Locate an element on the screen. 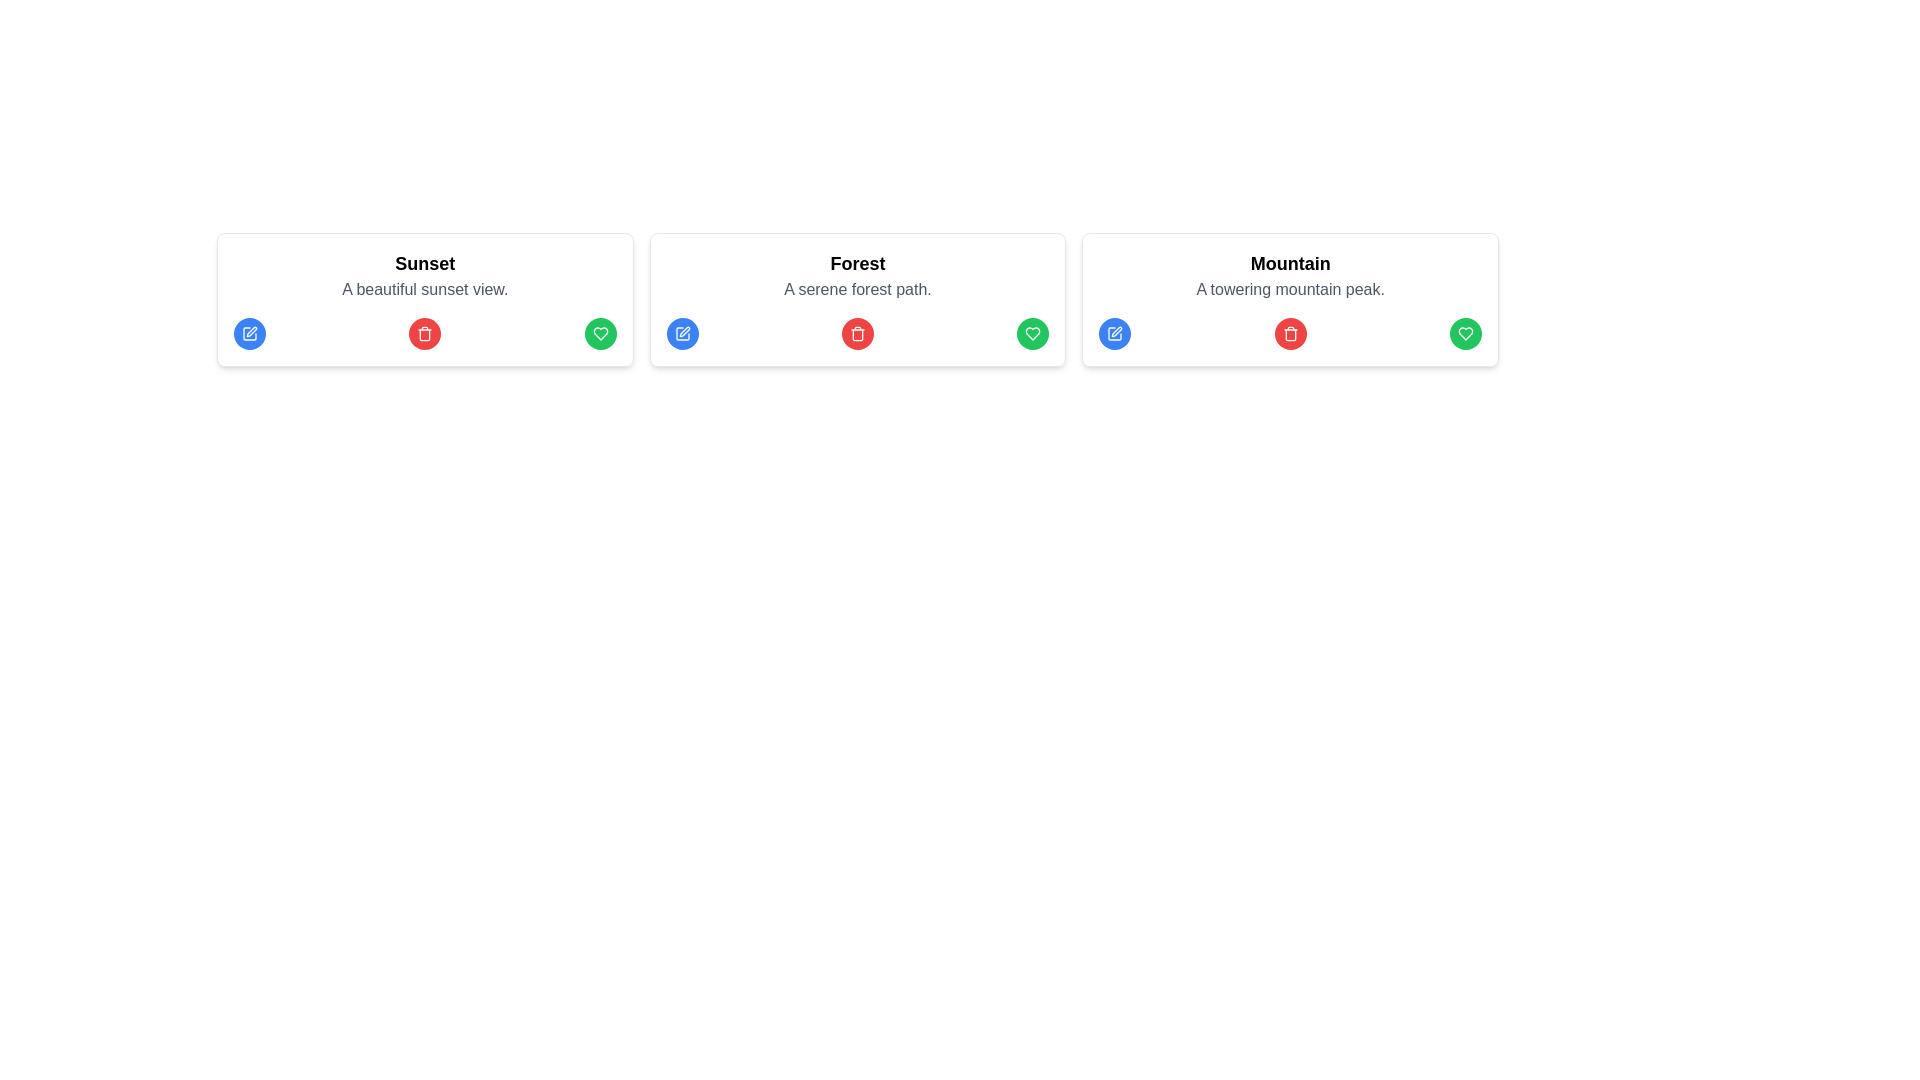  the edit button for the 'Sunset' item, which is located on the leftmost side of the three icons in its row is located at coordinates (248, 333).